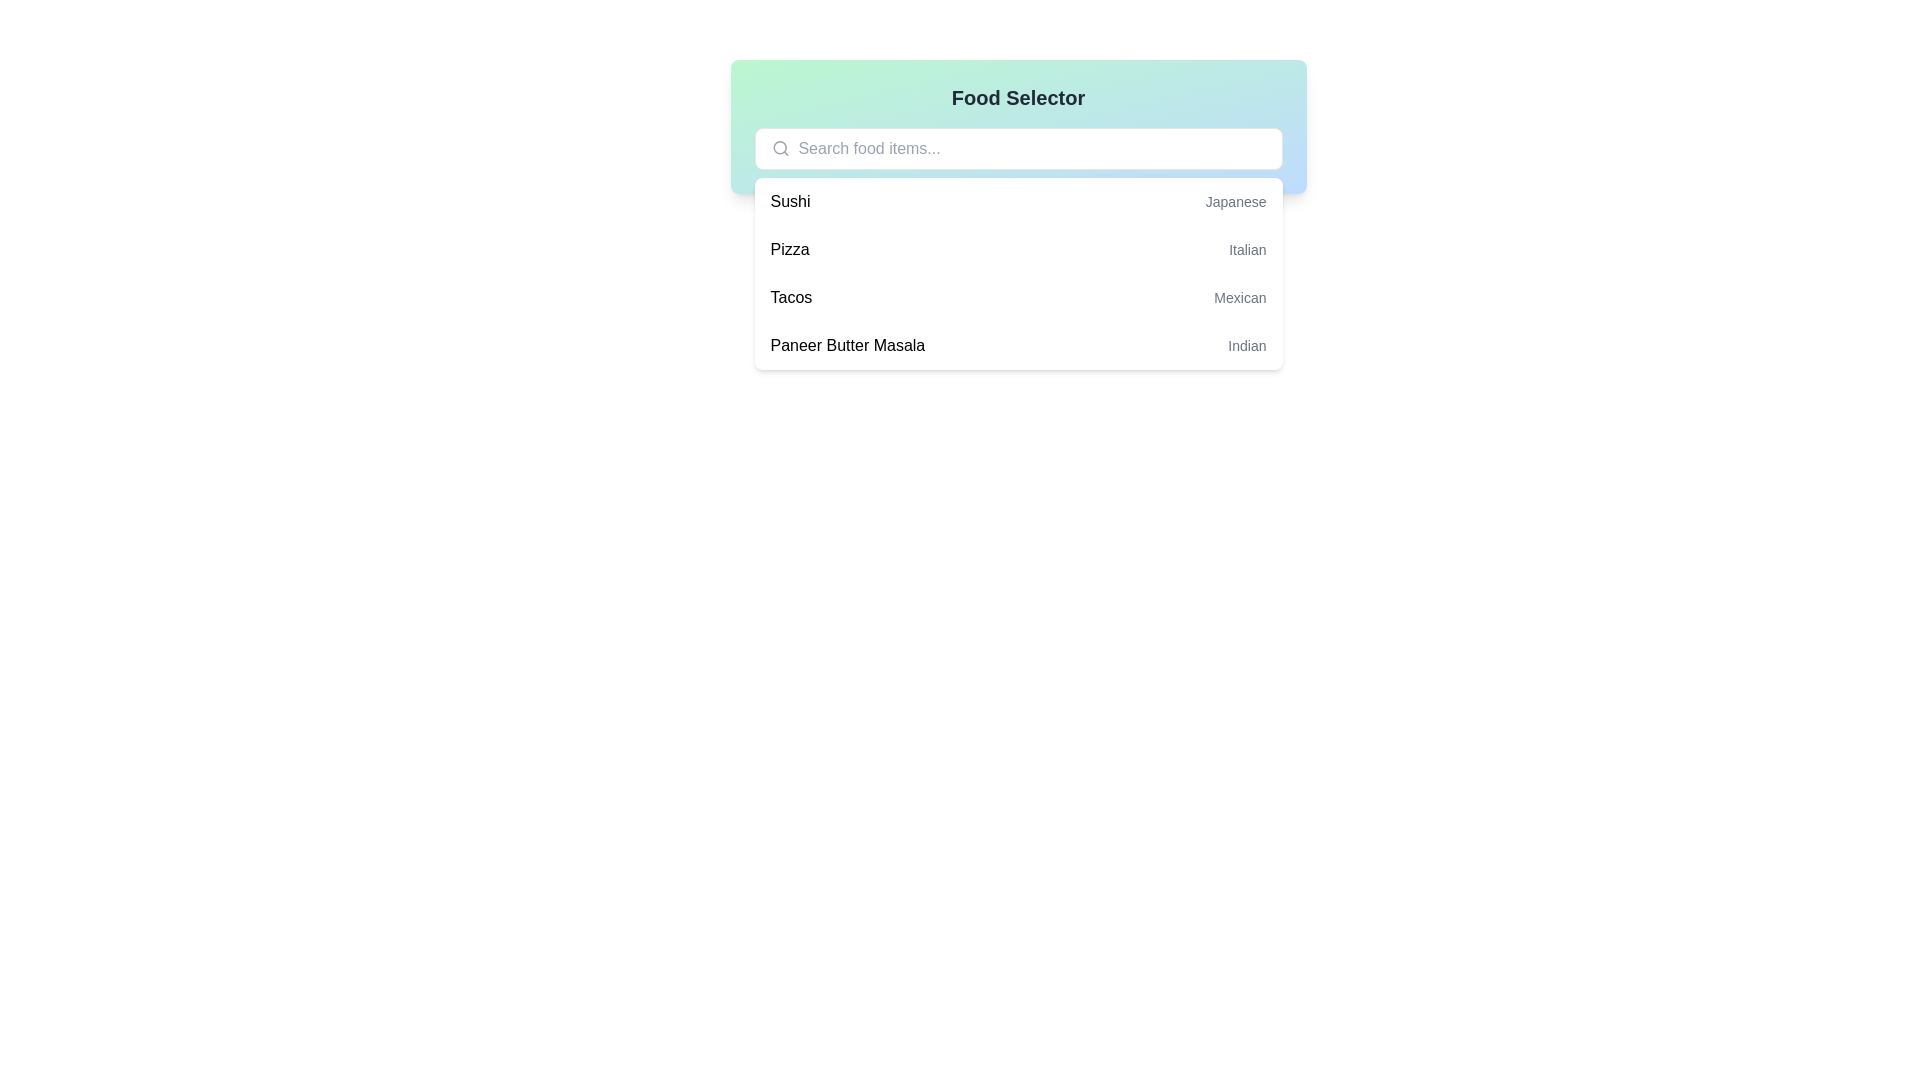 The image size is (1920, 1080). I want to click on the dropdown menu displaying categorized food items located below the search input field at the center of the interface, so click(1018, 273).